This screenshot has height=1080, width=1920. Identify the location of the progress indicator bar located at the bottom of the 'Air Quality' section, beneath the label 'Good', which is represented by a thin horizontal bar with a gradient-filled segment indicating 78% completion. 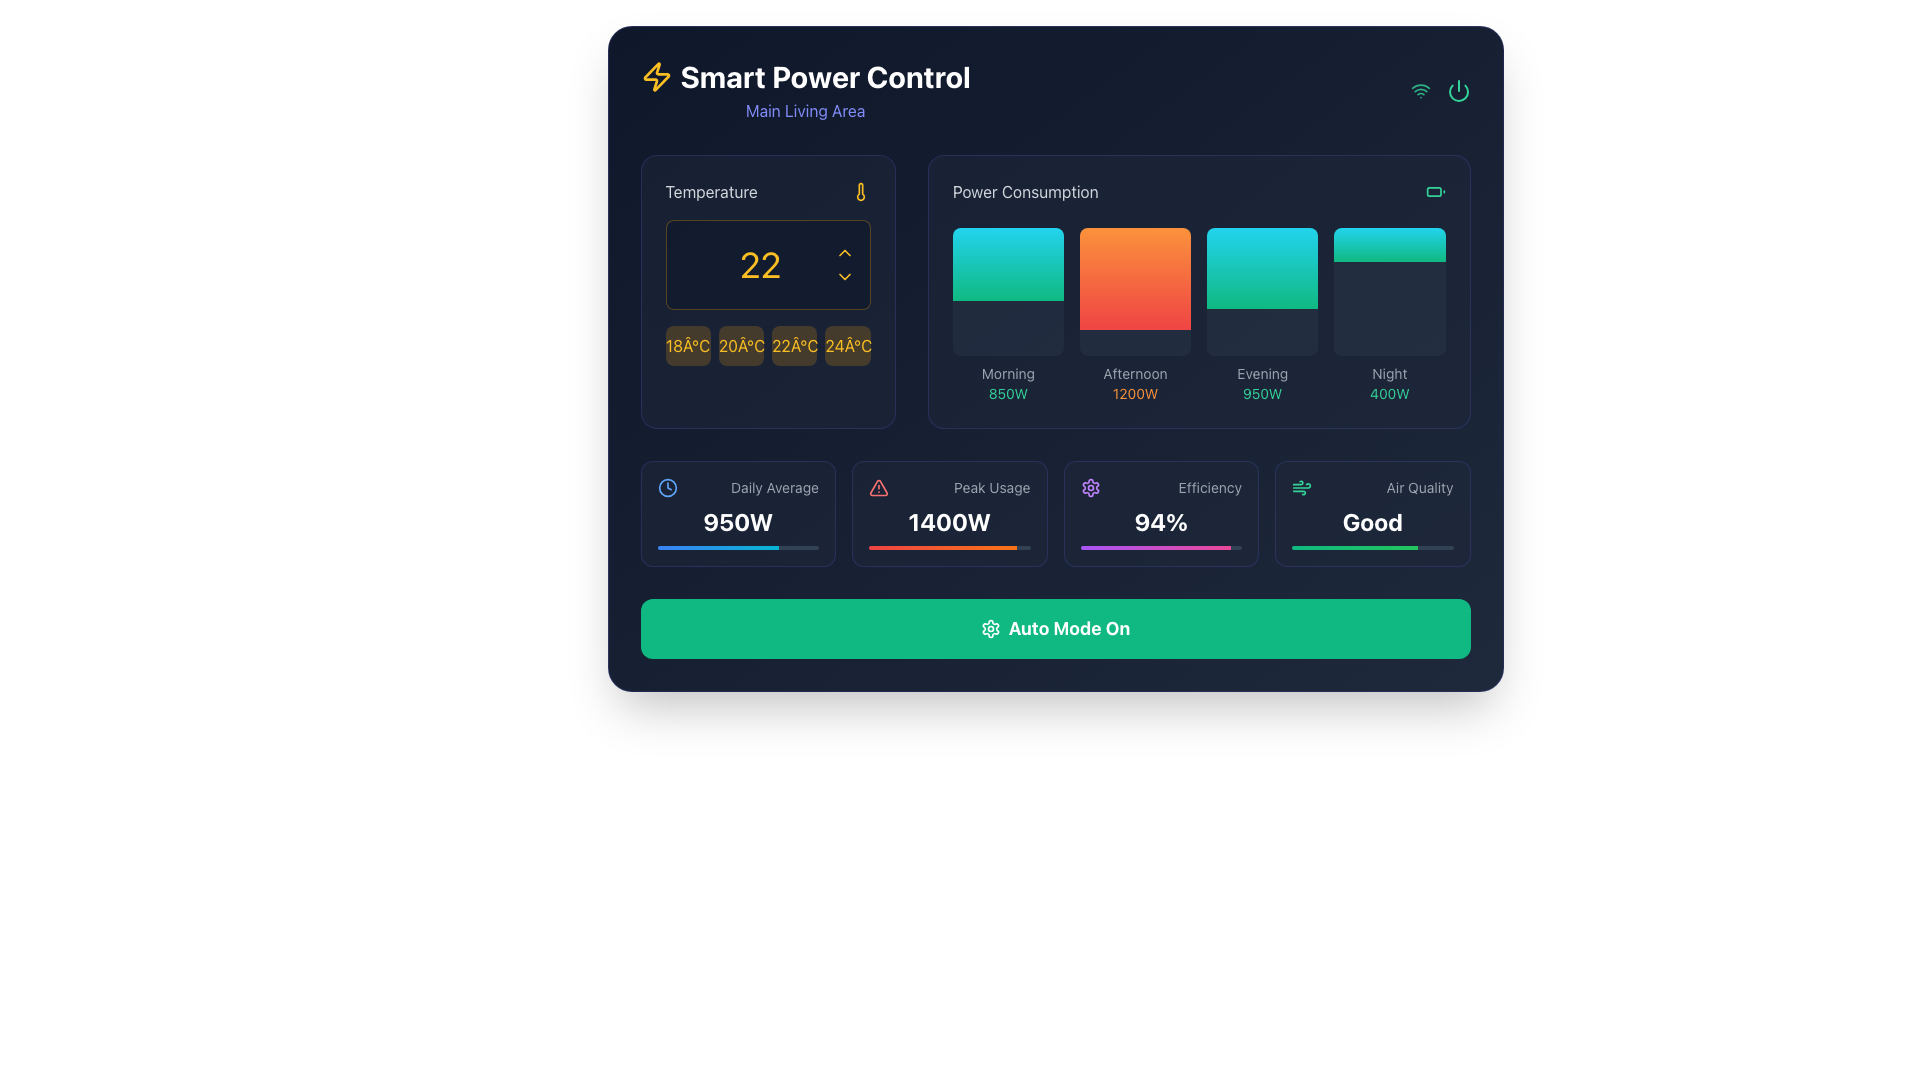
(1371, 547).